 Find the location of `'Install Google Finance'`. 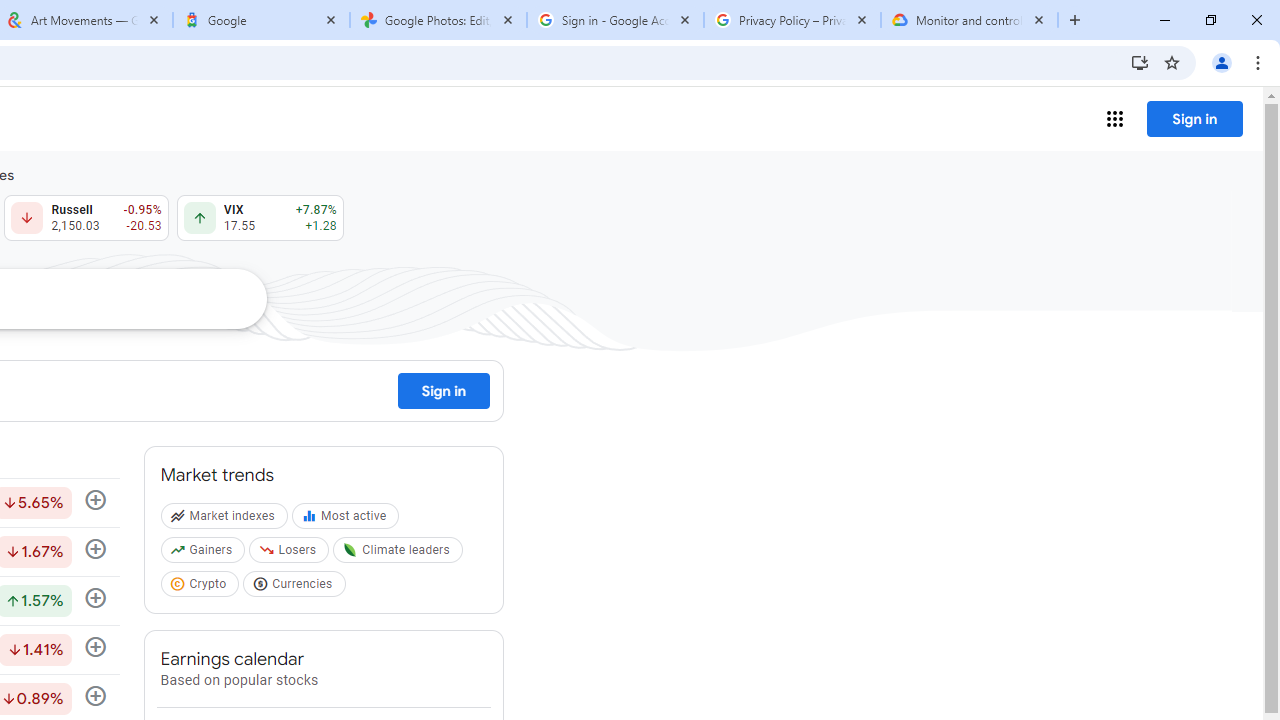

'Install Google Finance' is located at coordinates (1139, 61).